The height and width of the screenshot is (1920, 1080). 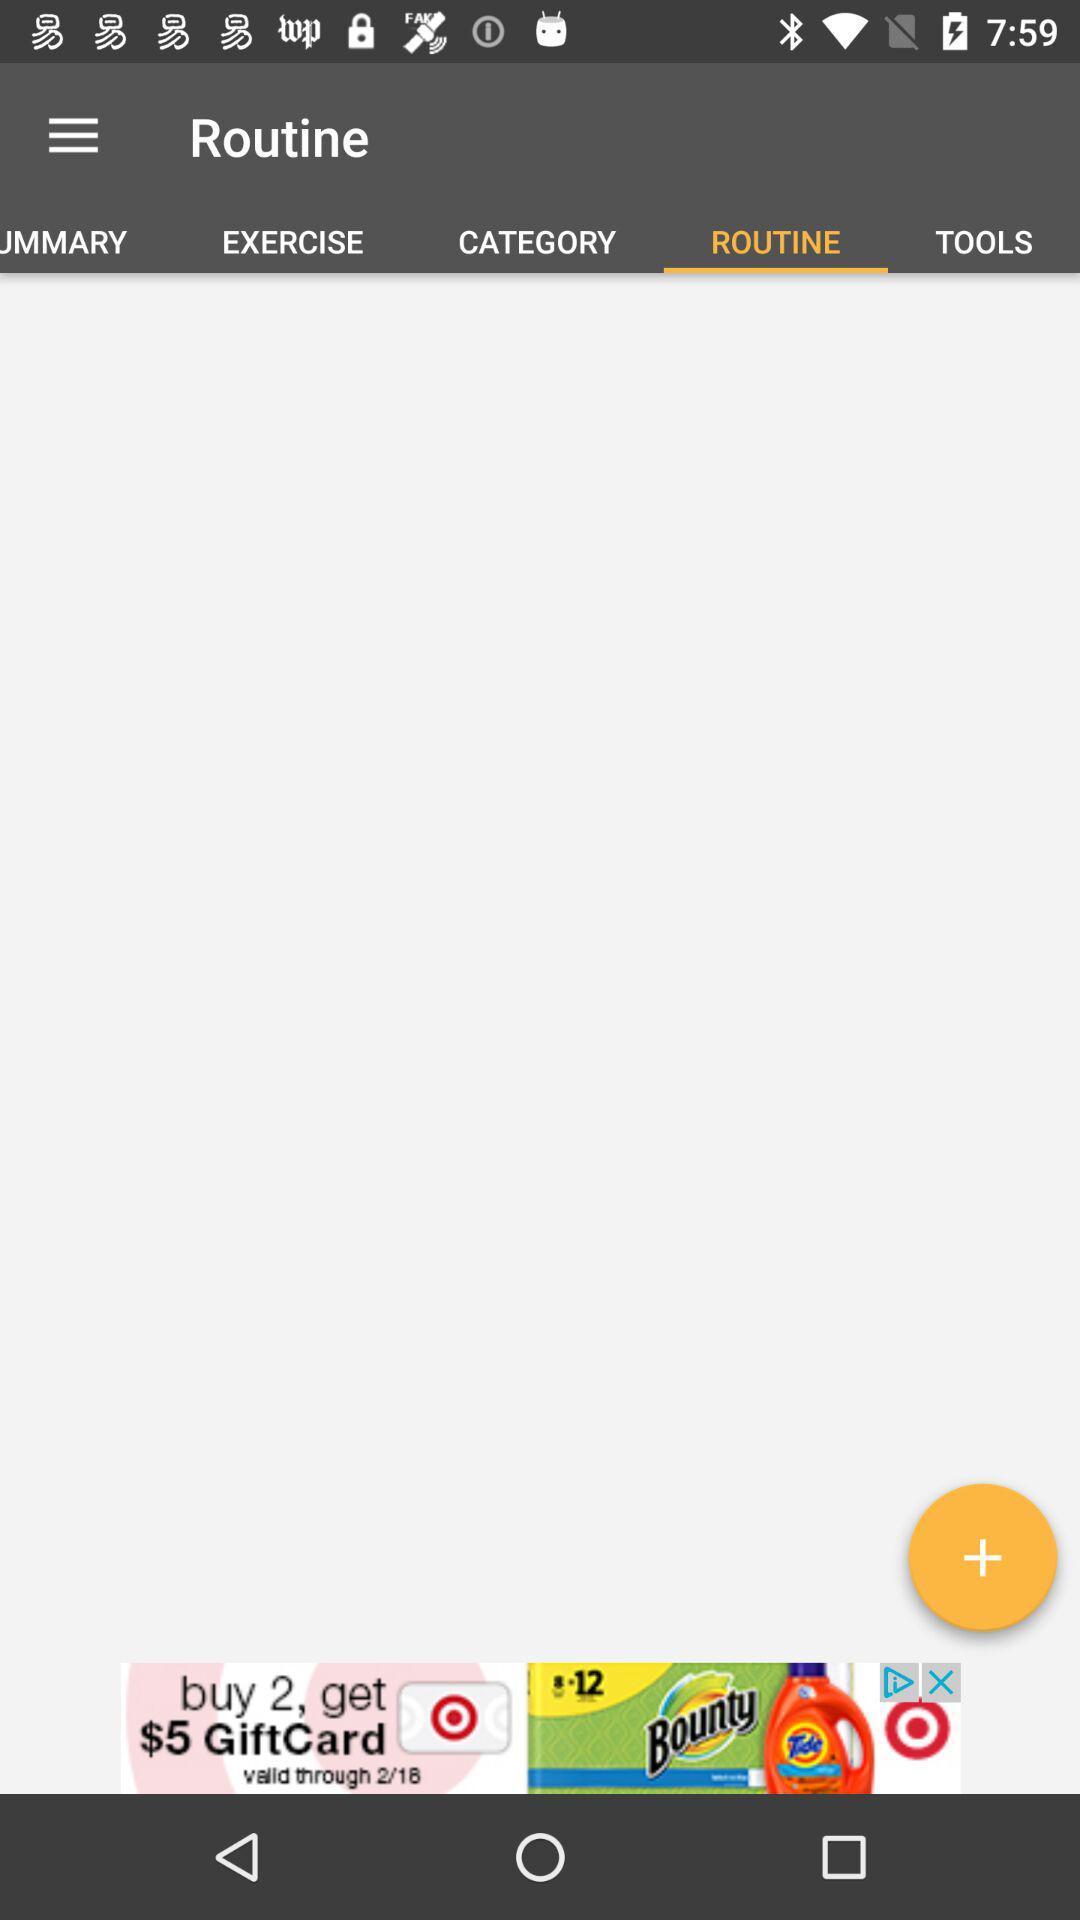 I want to click on a routine, so click(x=981, y=1564).